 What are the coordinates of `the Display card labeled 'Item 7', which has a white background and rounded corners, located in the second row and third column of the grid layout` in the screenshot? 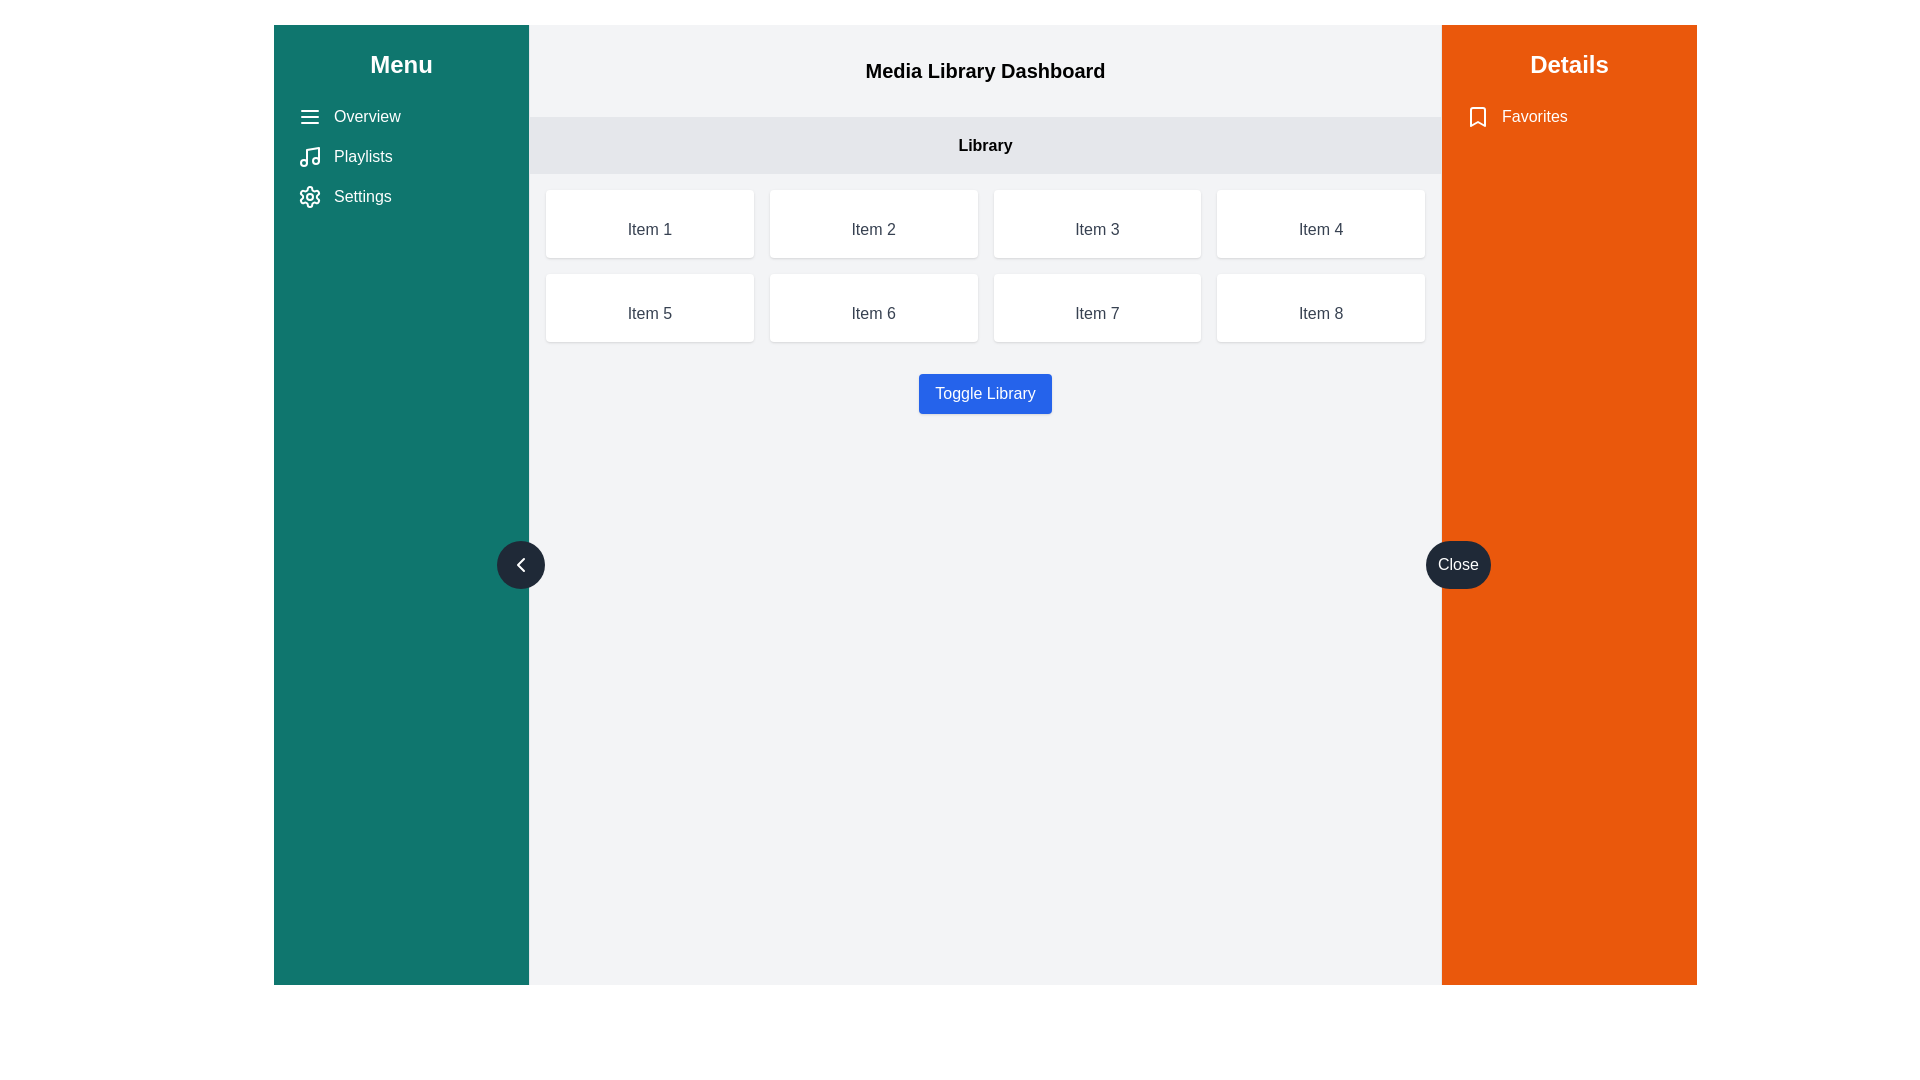 It's located at (1096, 308).